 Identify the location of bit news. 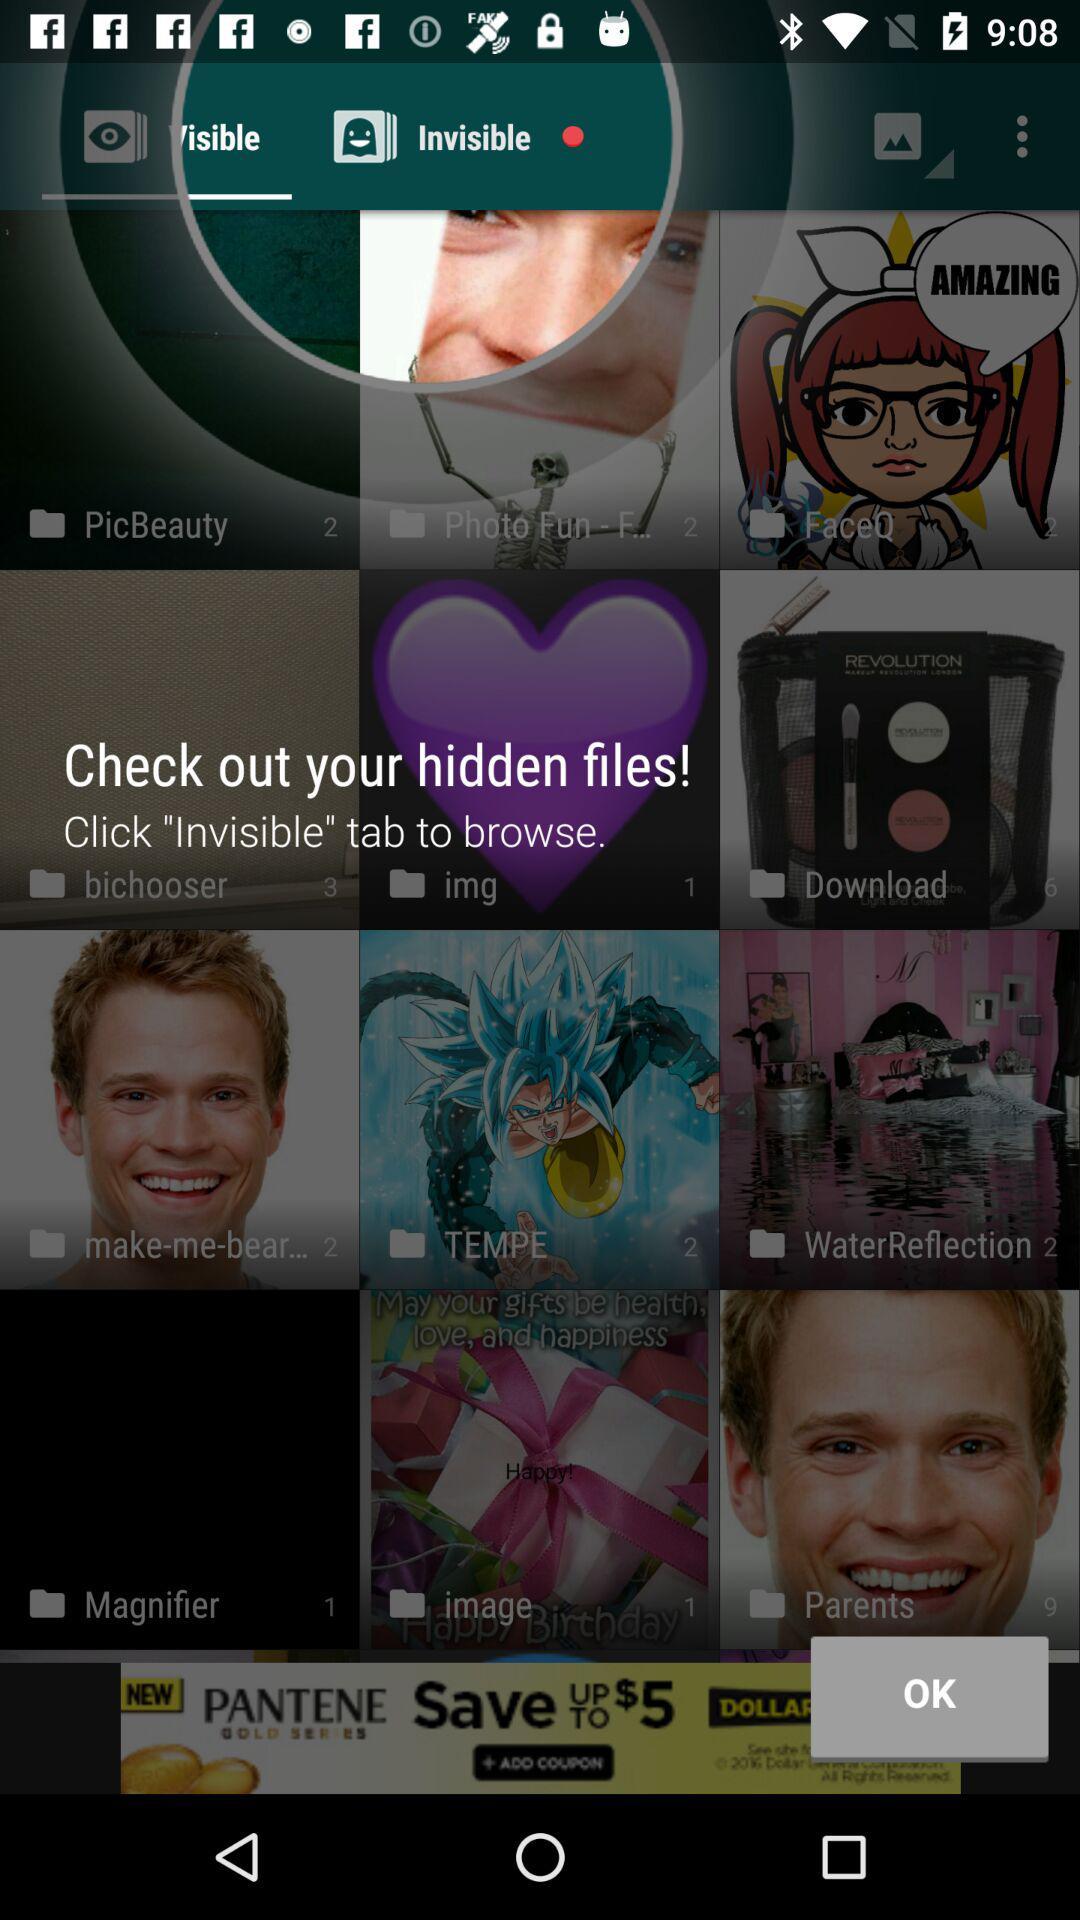
(540, 1727).